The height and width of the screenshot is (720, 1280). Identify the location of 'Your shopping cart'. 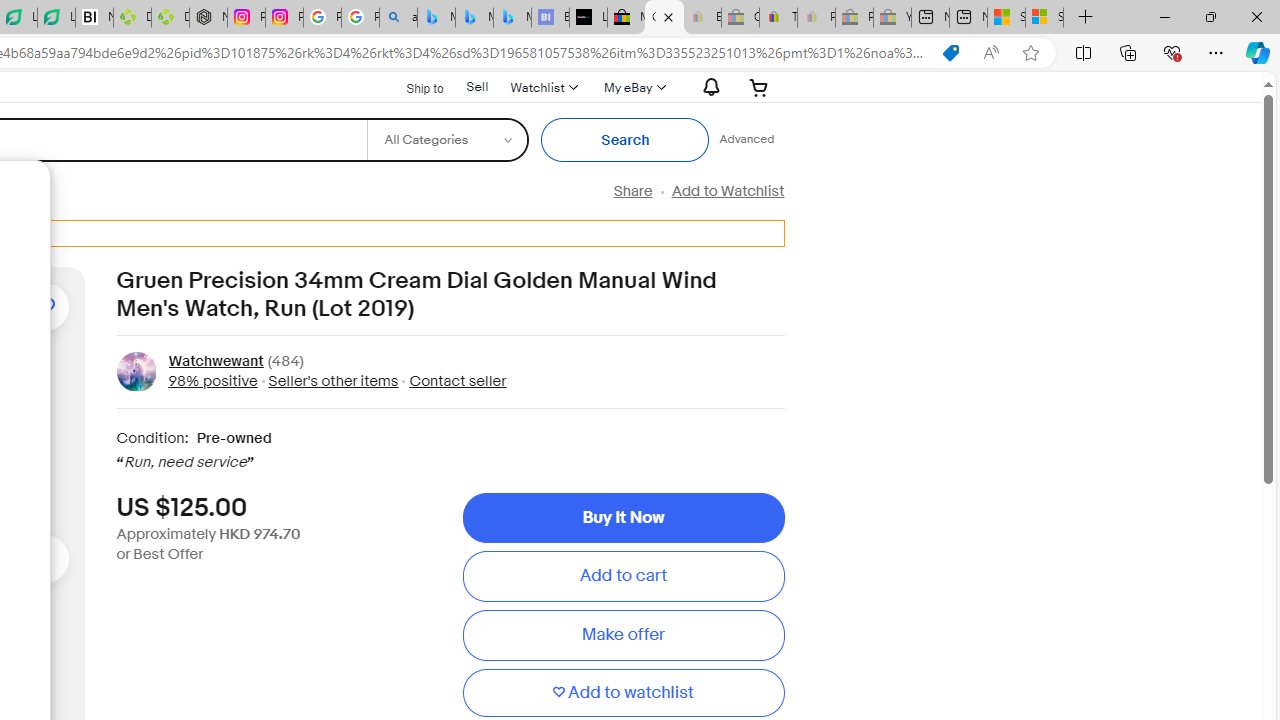
(758, 86).